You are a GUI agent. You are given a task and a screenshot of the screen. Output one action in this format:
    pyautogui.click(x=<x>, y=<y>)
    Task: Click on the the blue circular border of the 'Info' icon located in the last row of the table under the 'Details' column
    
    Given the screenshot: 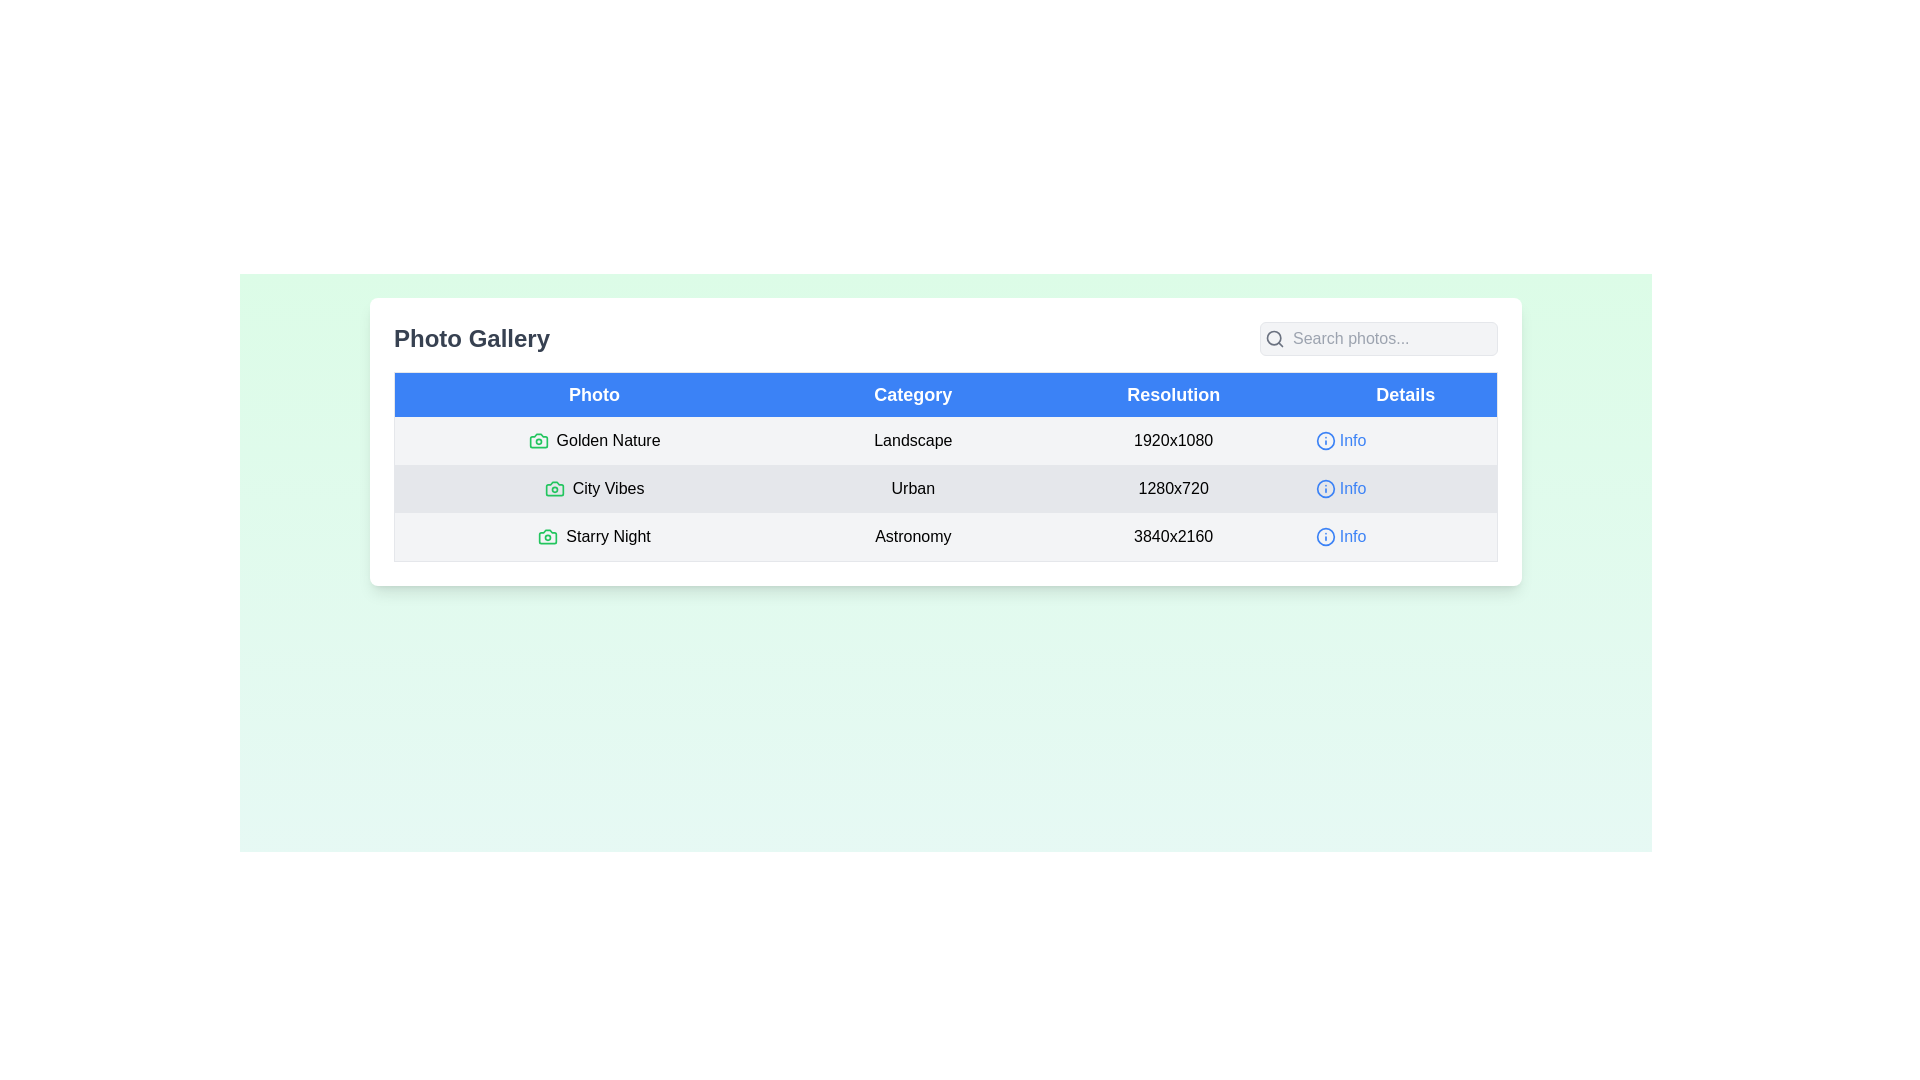 What is the action you would take?
    pyautogui.click(x=1325, y=535)
    